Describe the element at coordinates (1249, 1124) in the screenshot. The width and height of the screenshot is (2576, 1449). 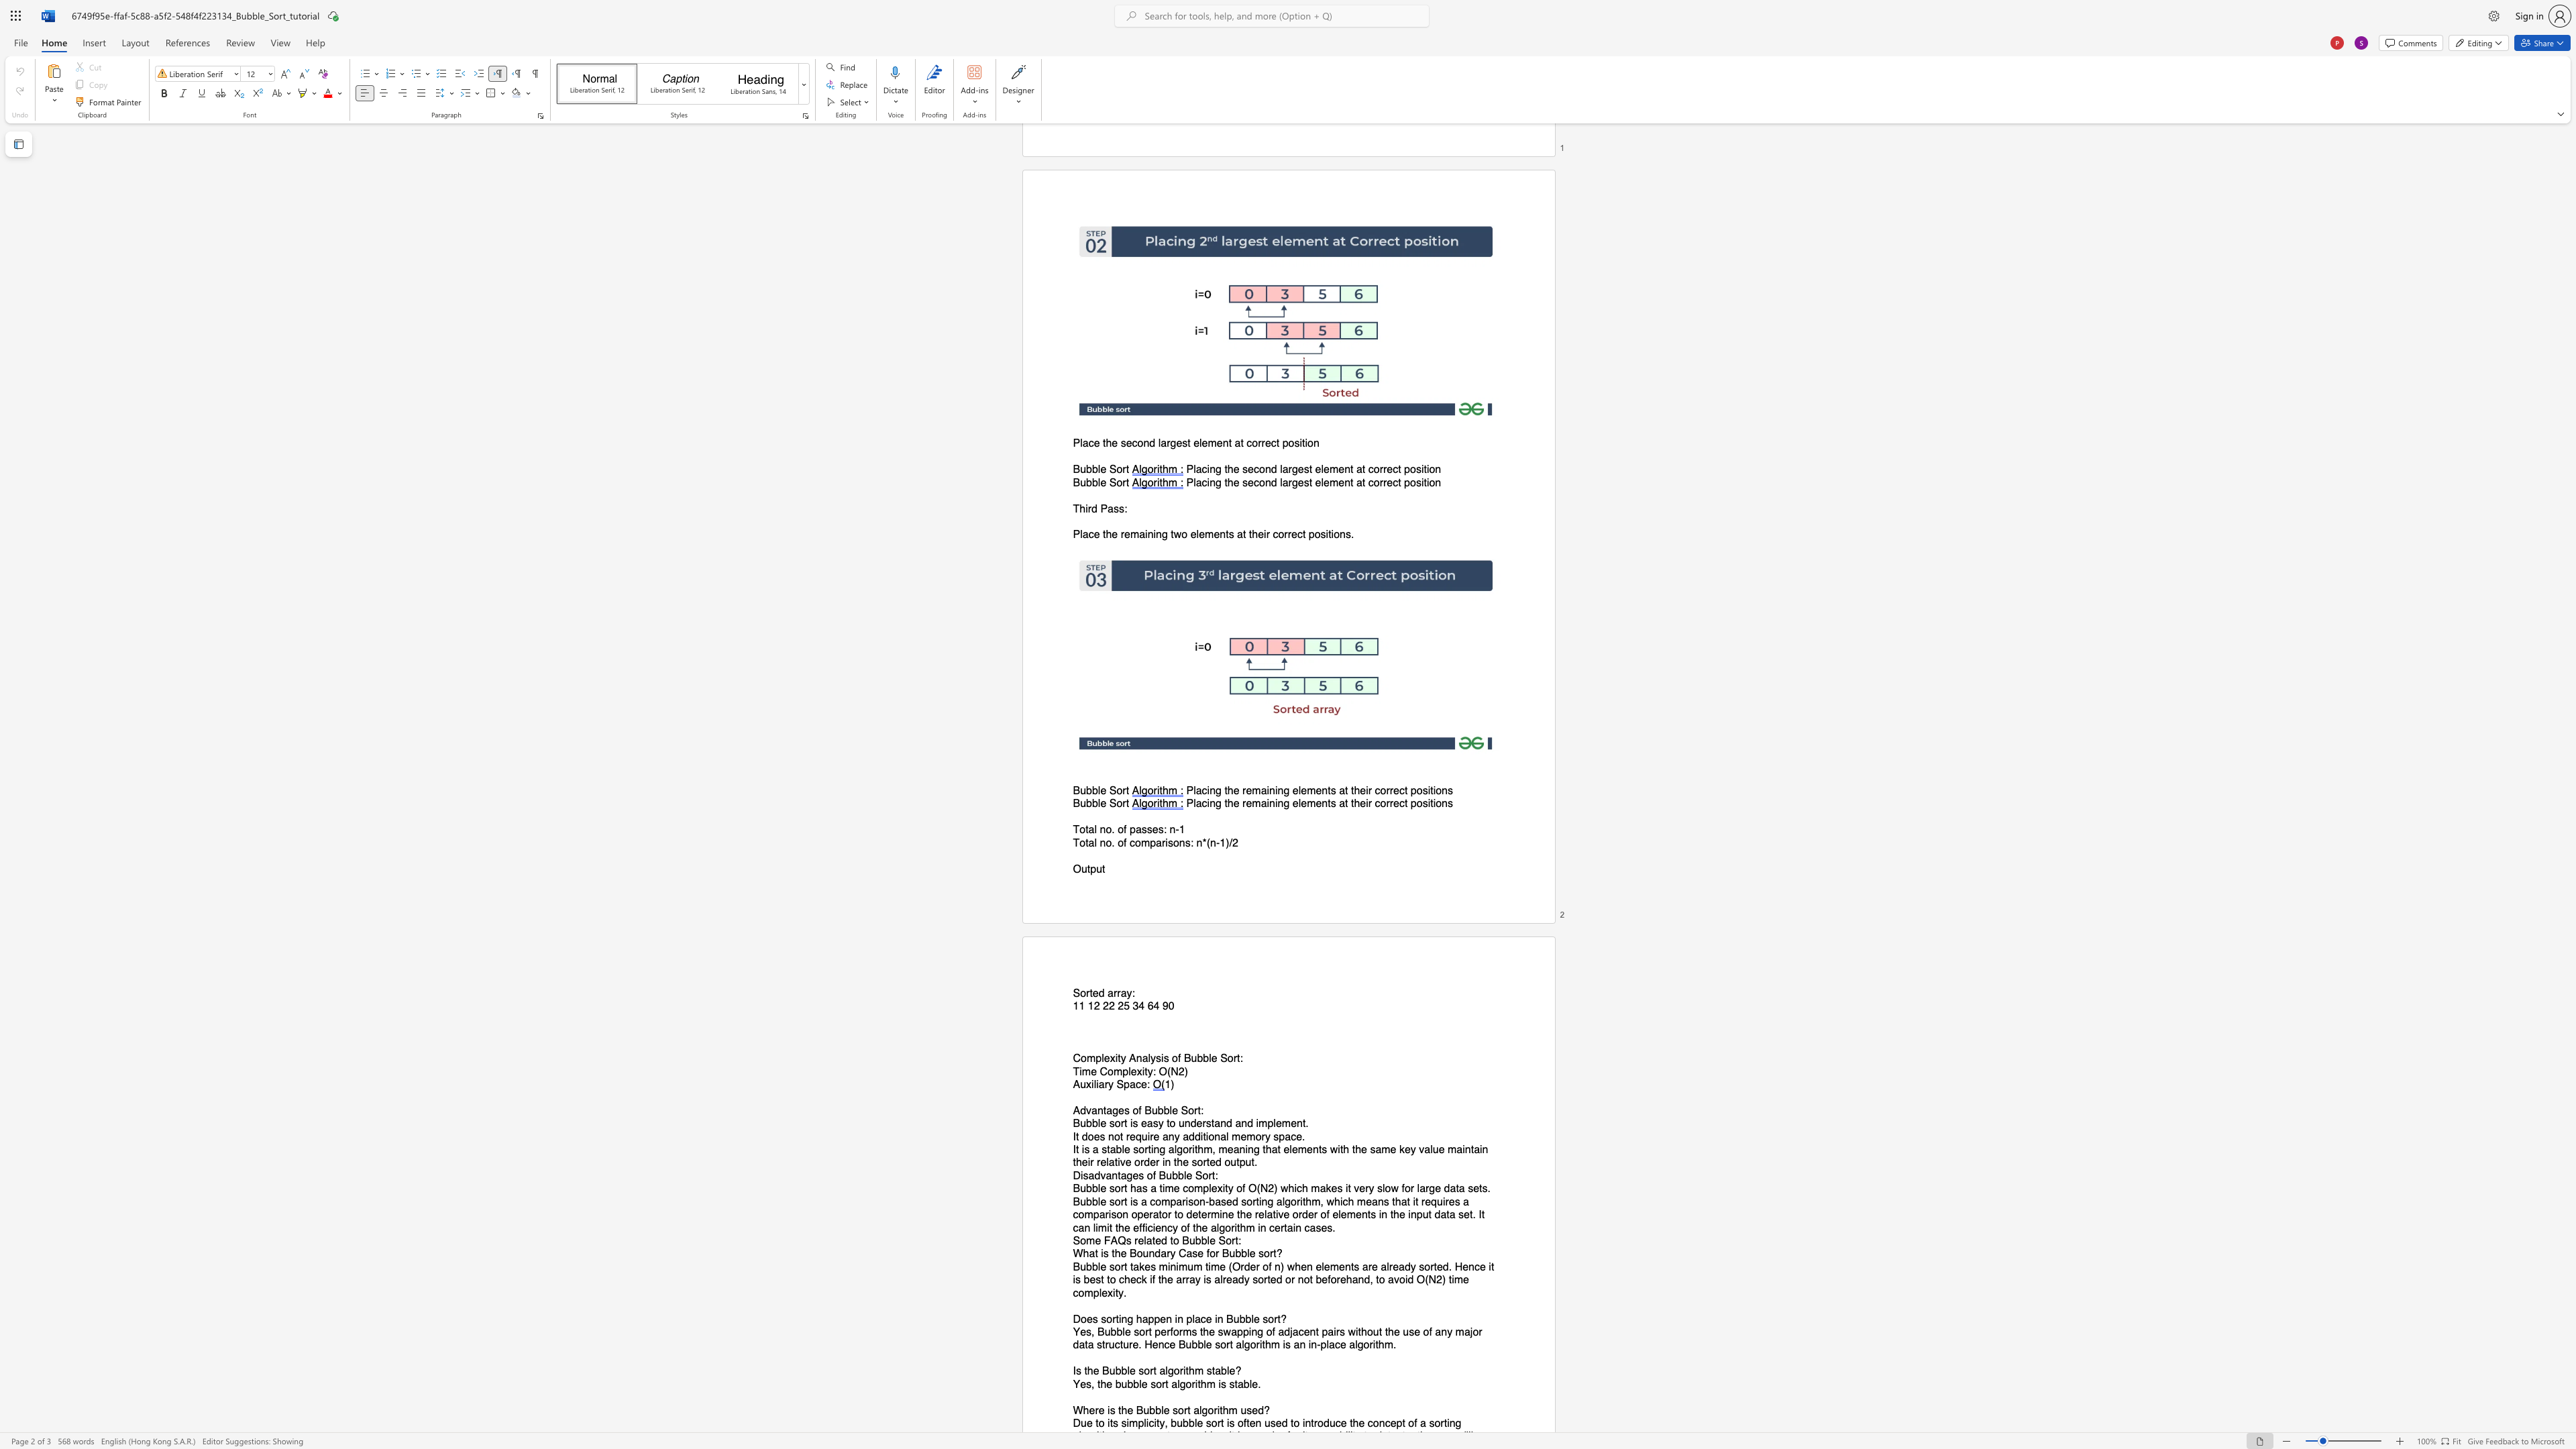
I see `the 3th character "d" in the text` at that location.